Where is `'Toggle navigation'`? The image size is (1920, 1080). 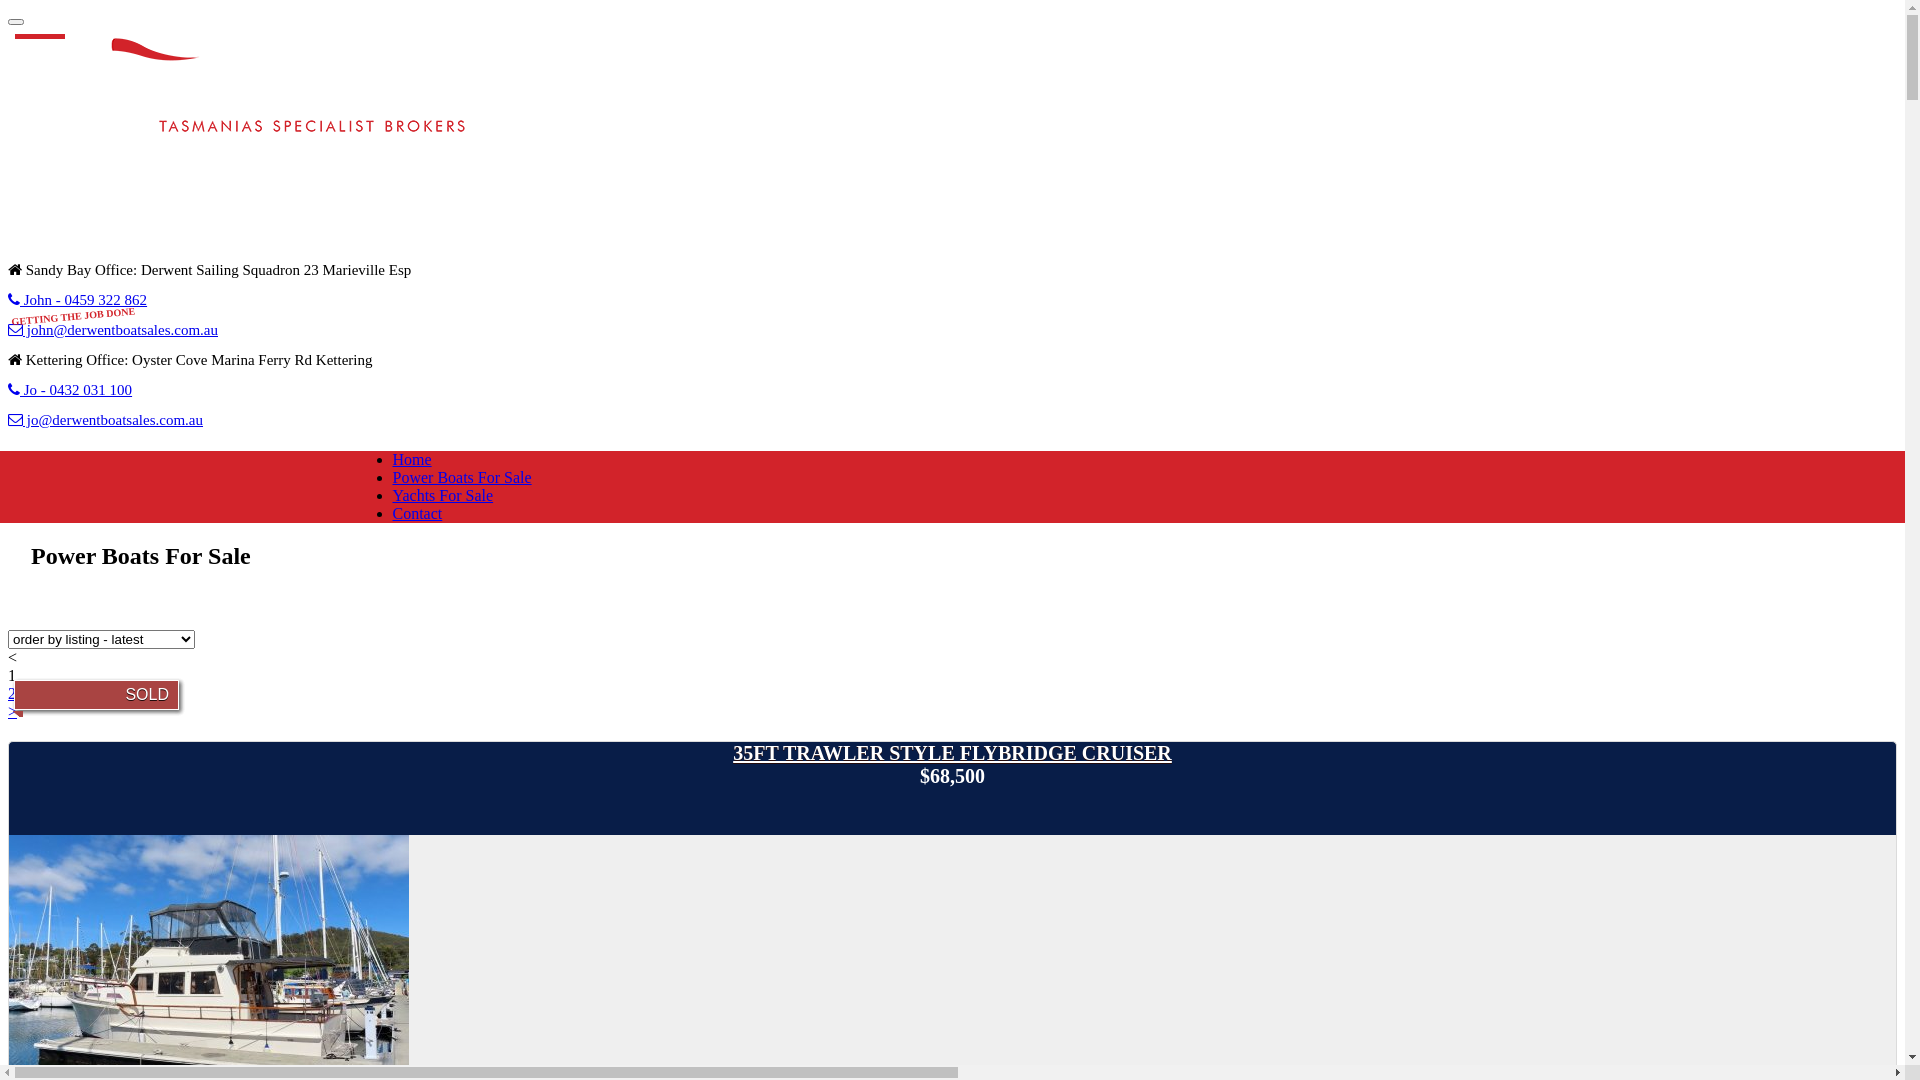
'Toggle navigation' is located at coordinates (15, 22).